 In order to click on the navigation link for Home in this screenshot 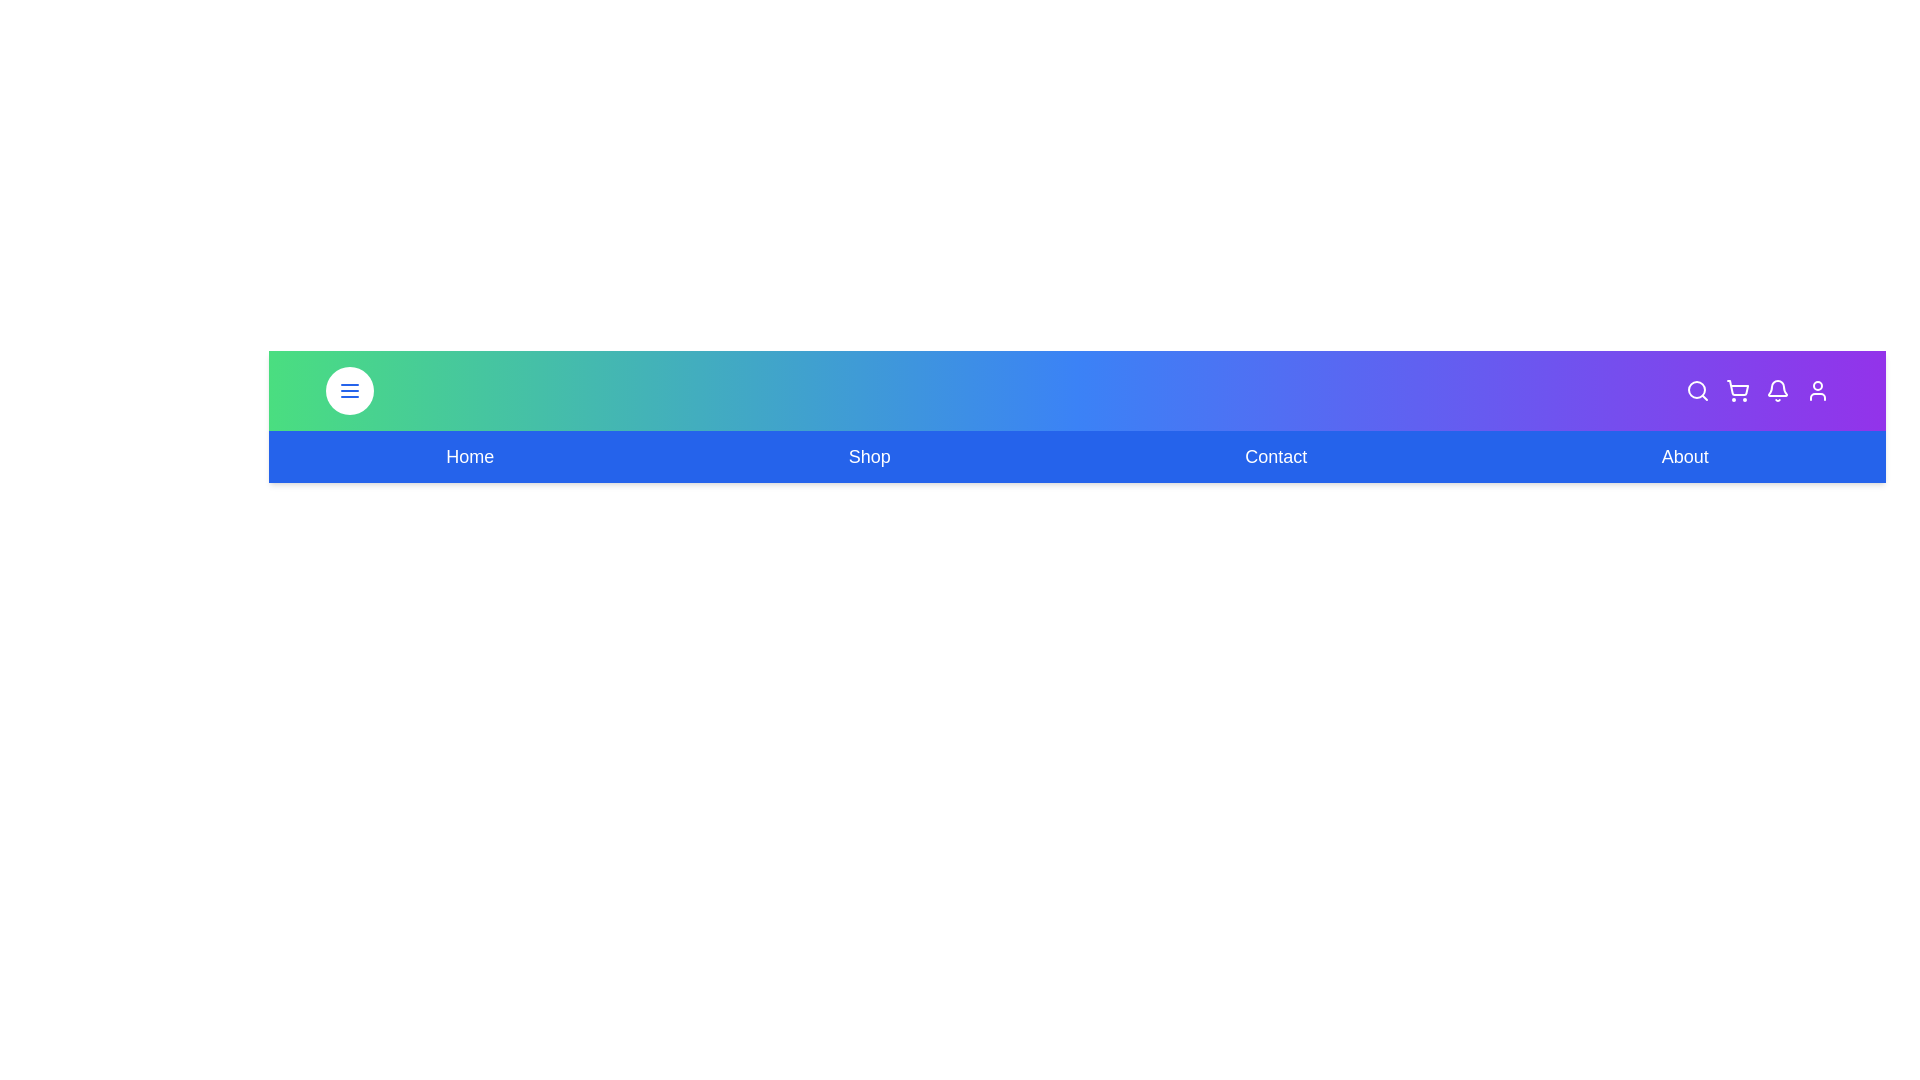, I will do `click(469, 456)`.